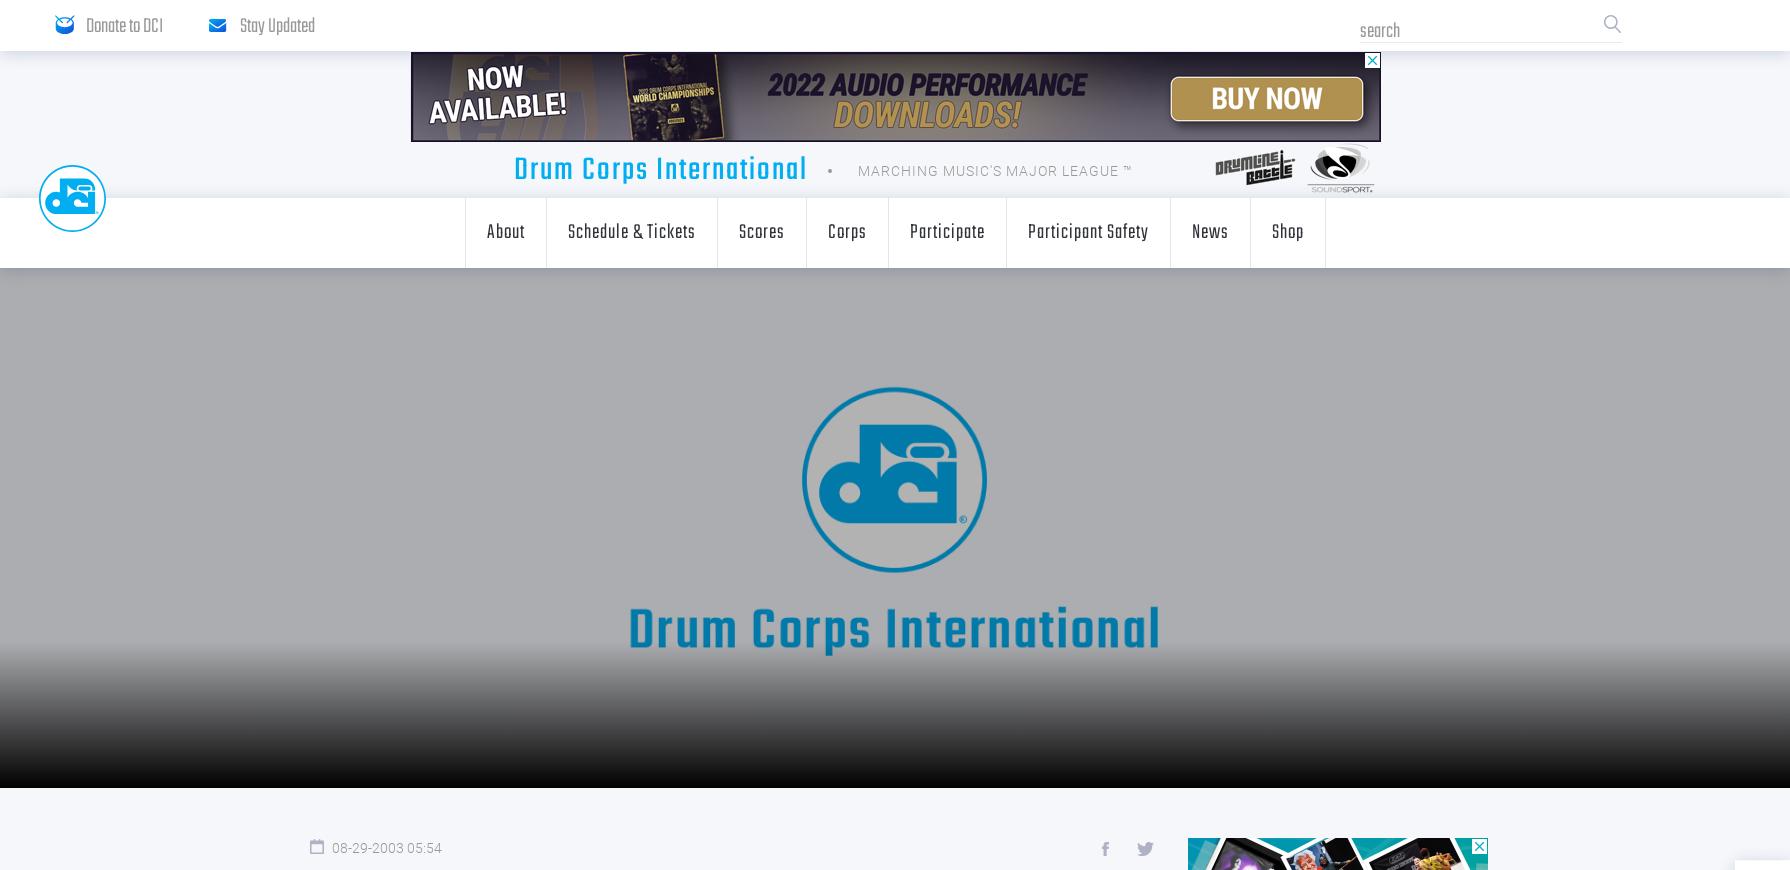 The image size is (1790, 870). Describe the element at coordinates (715, 352) in the screenshot. I see `'Digital Downloads'` at that location.